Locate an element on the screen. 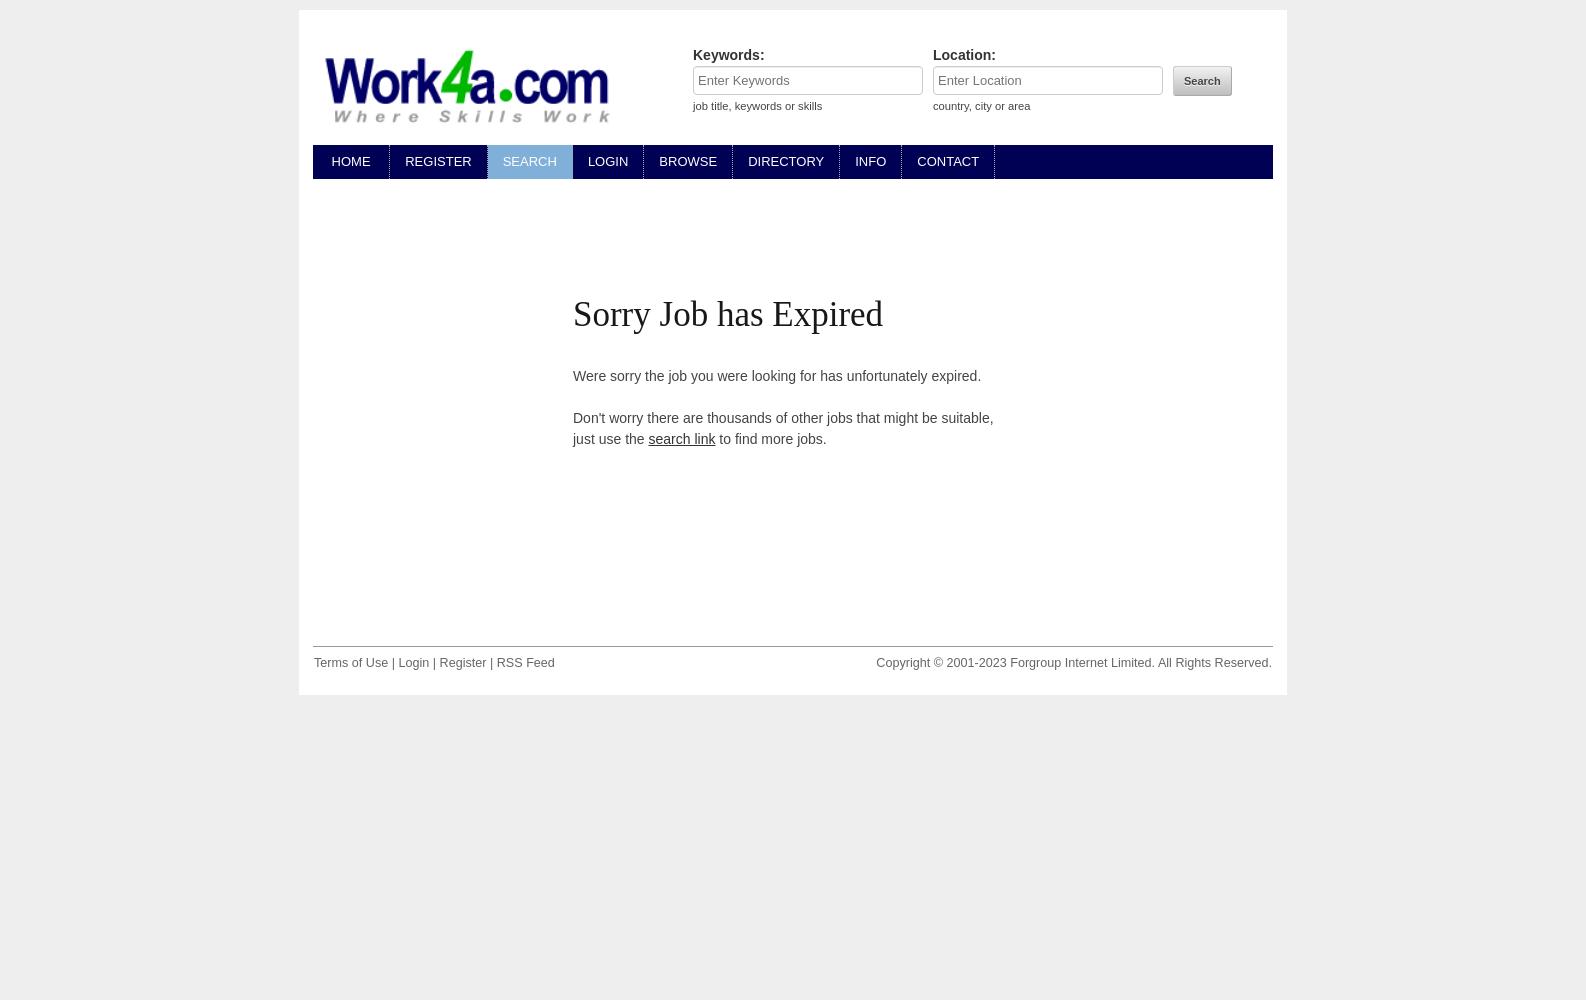  'Register' is located at coordinates (438, 662).